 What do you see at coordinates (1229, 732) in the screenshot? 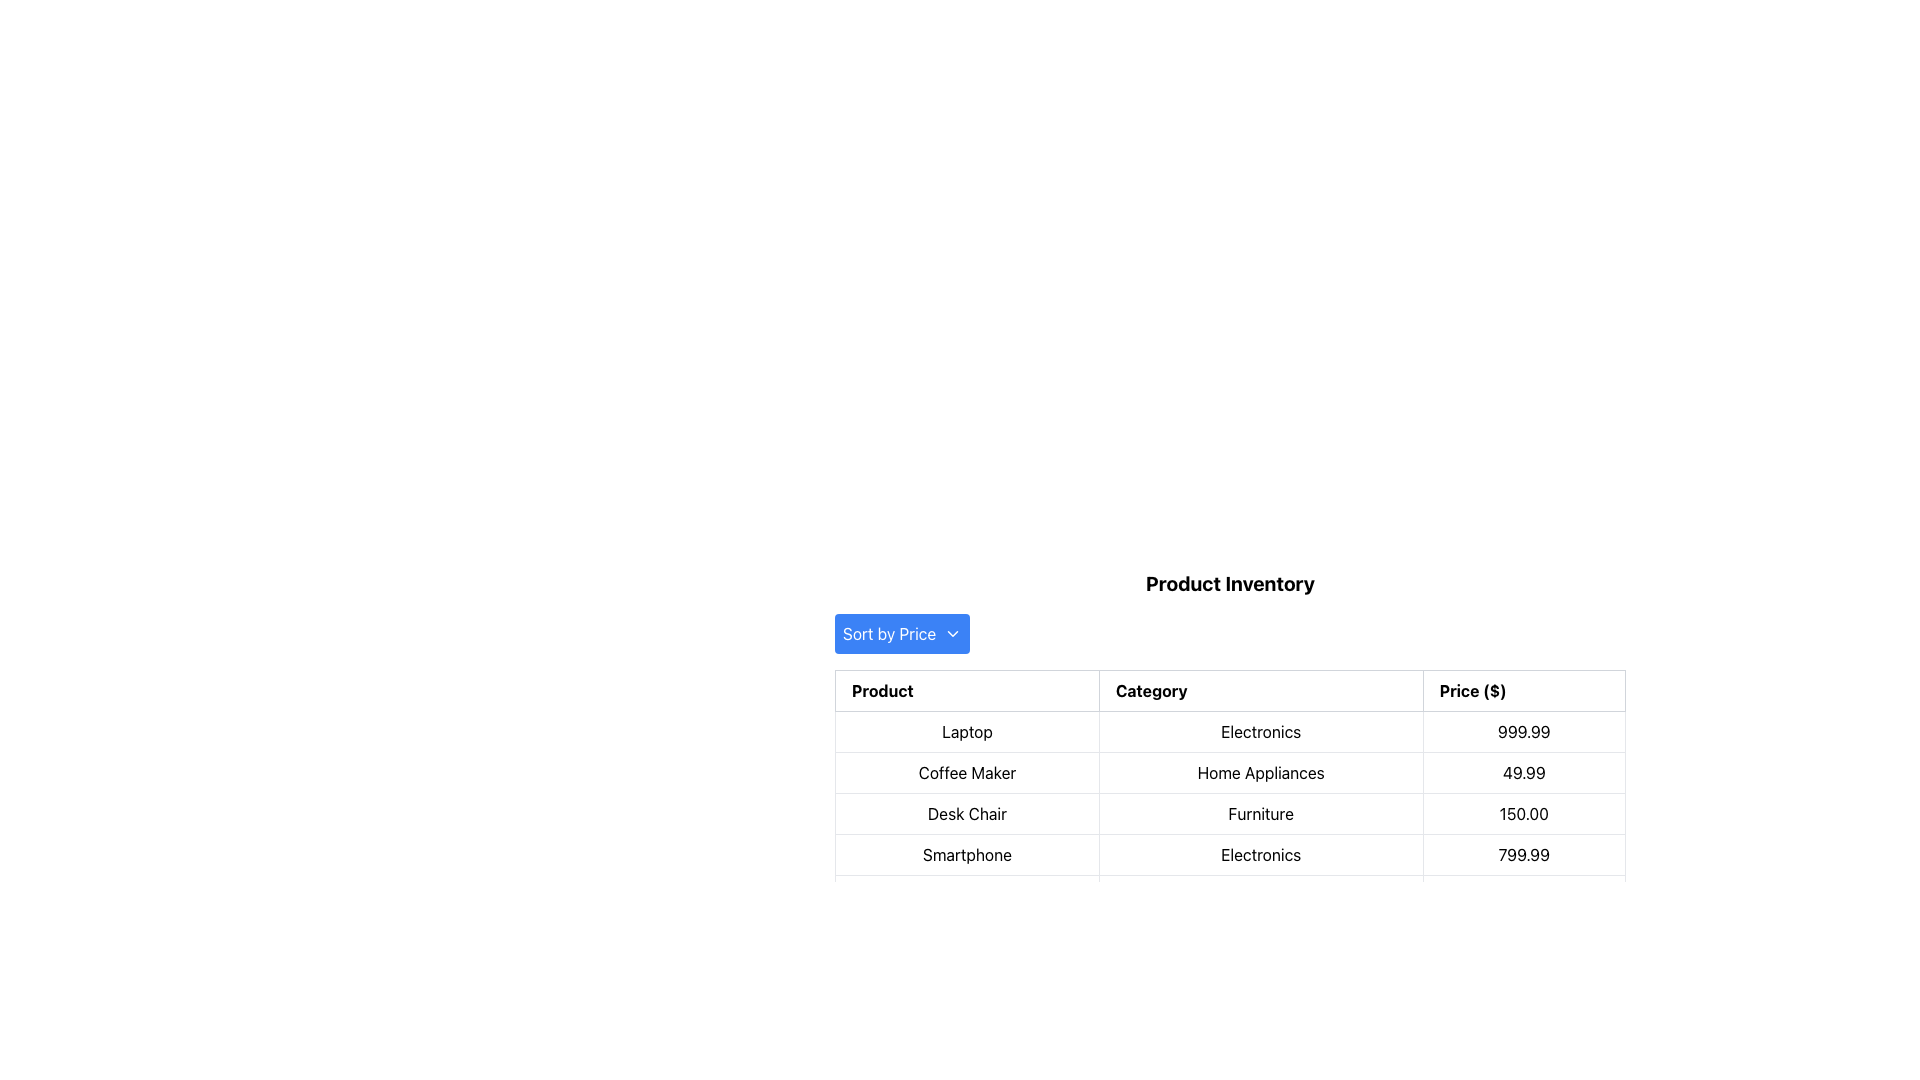
I see `the first row of the table displaying 'Laptop' on the left, 'Electronics' in the middle, and '999.99' on the right for selection` at bounding box center [1229, 732].